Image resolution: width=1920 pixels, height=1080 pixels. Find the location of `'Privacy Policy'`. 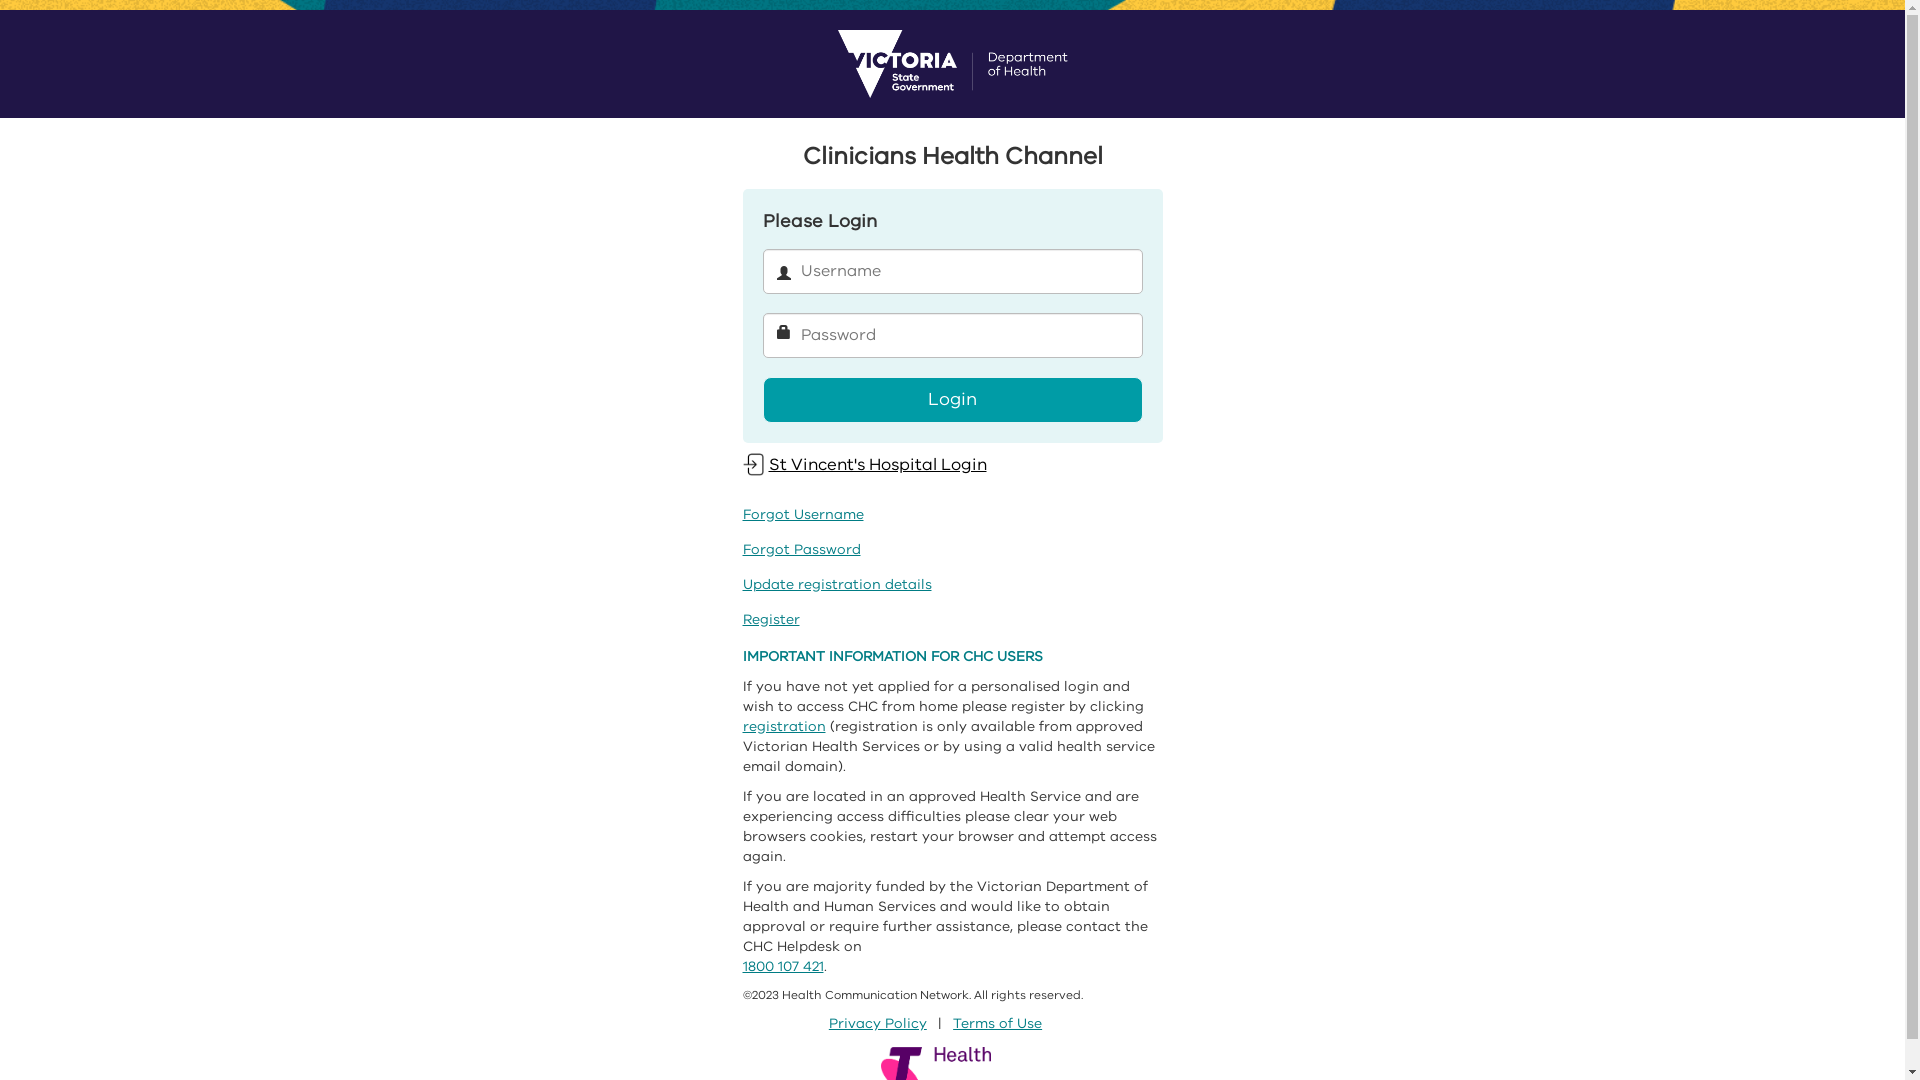

'Privacy Policy' is located at coordinates (878, 1023).